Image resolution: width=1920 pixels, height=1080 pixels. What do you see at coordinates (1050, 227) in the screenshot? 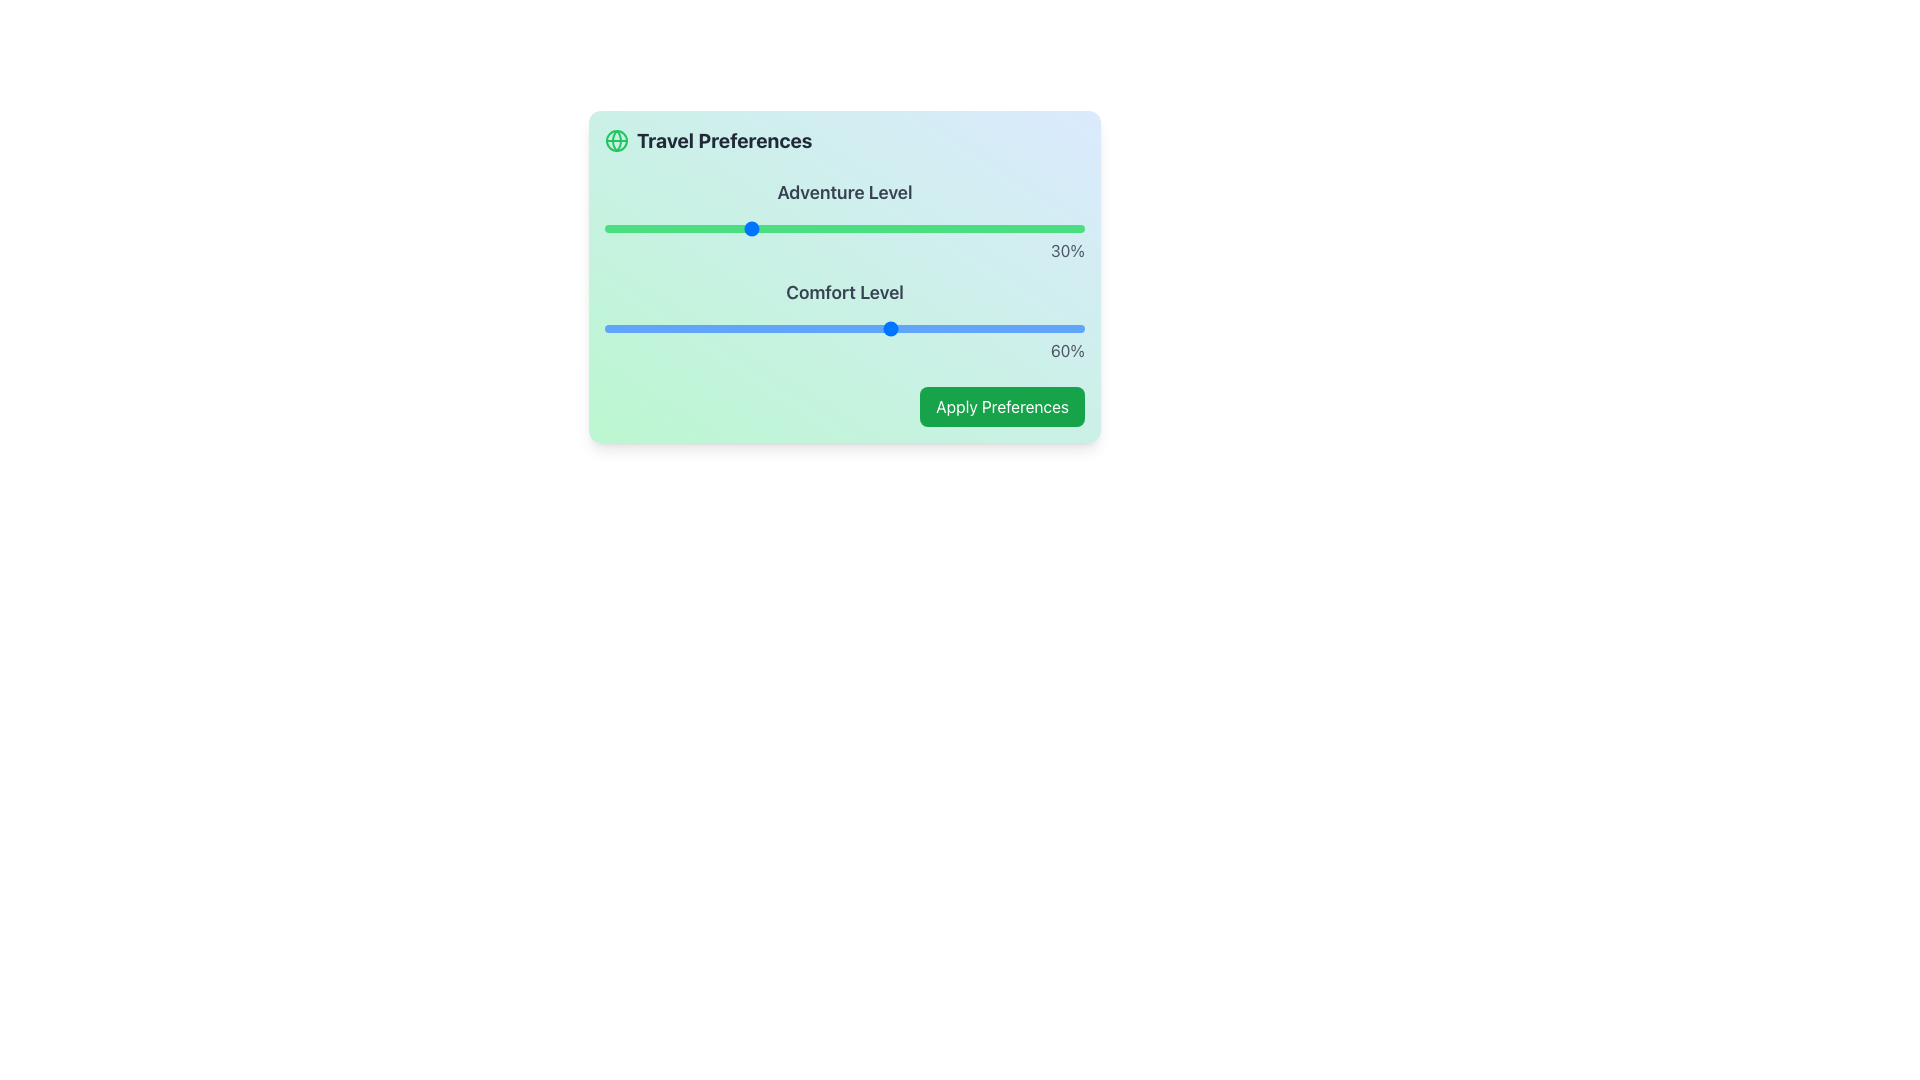
I see `Adventure Level` at bounding box center [1050, 227].